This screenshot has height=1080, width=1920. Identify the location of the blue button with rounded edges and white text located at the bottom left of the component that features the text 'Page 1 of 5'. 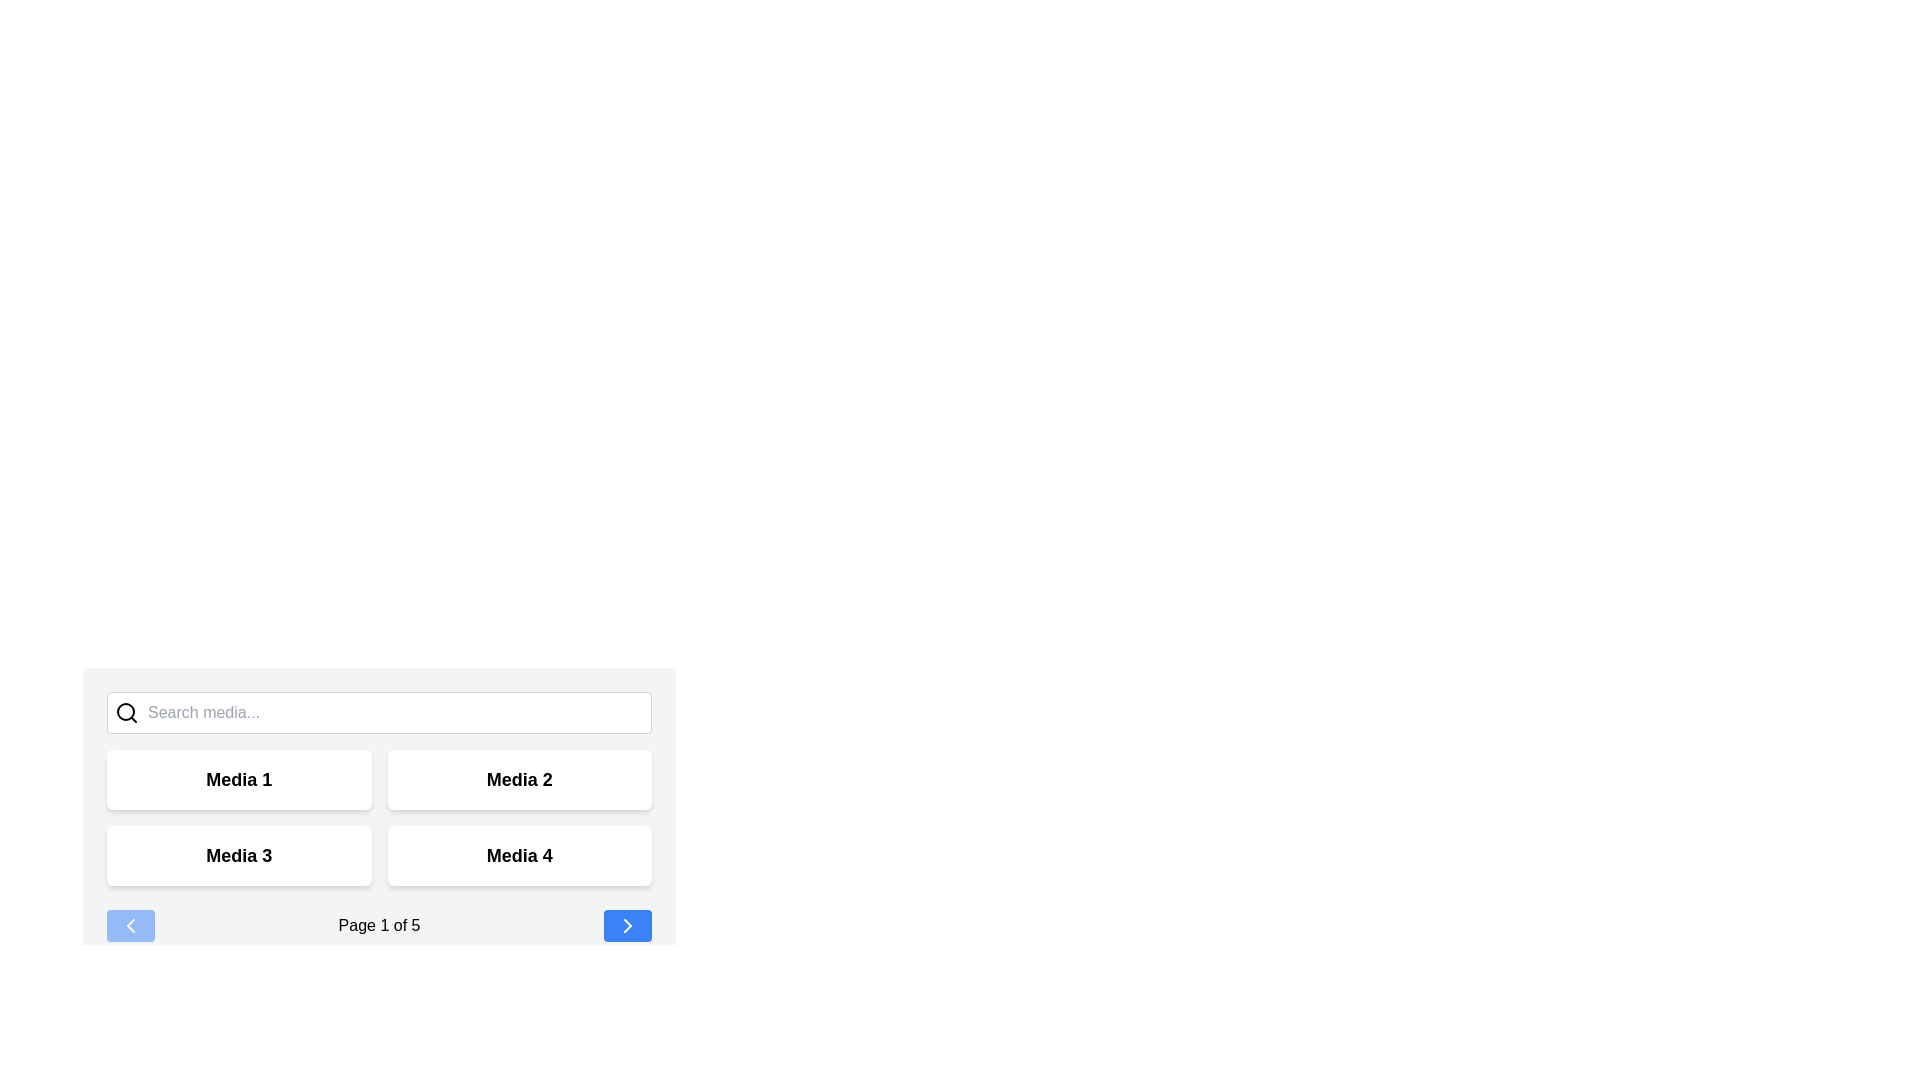
(129, 925).